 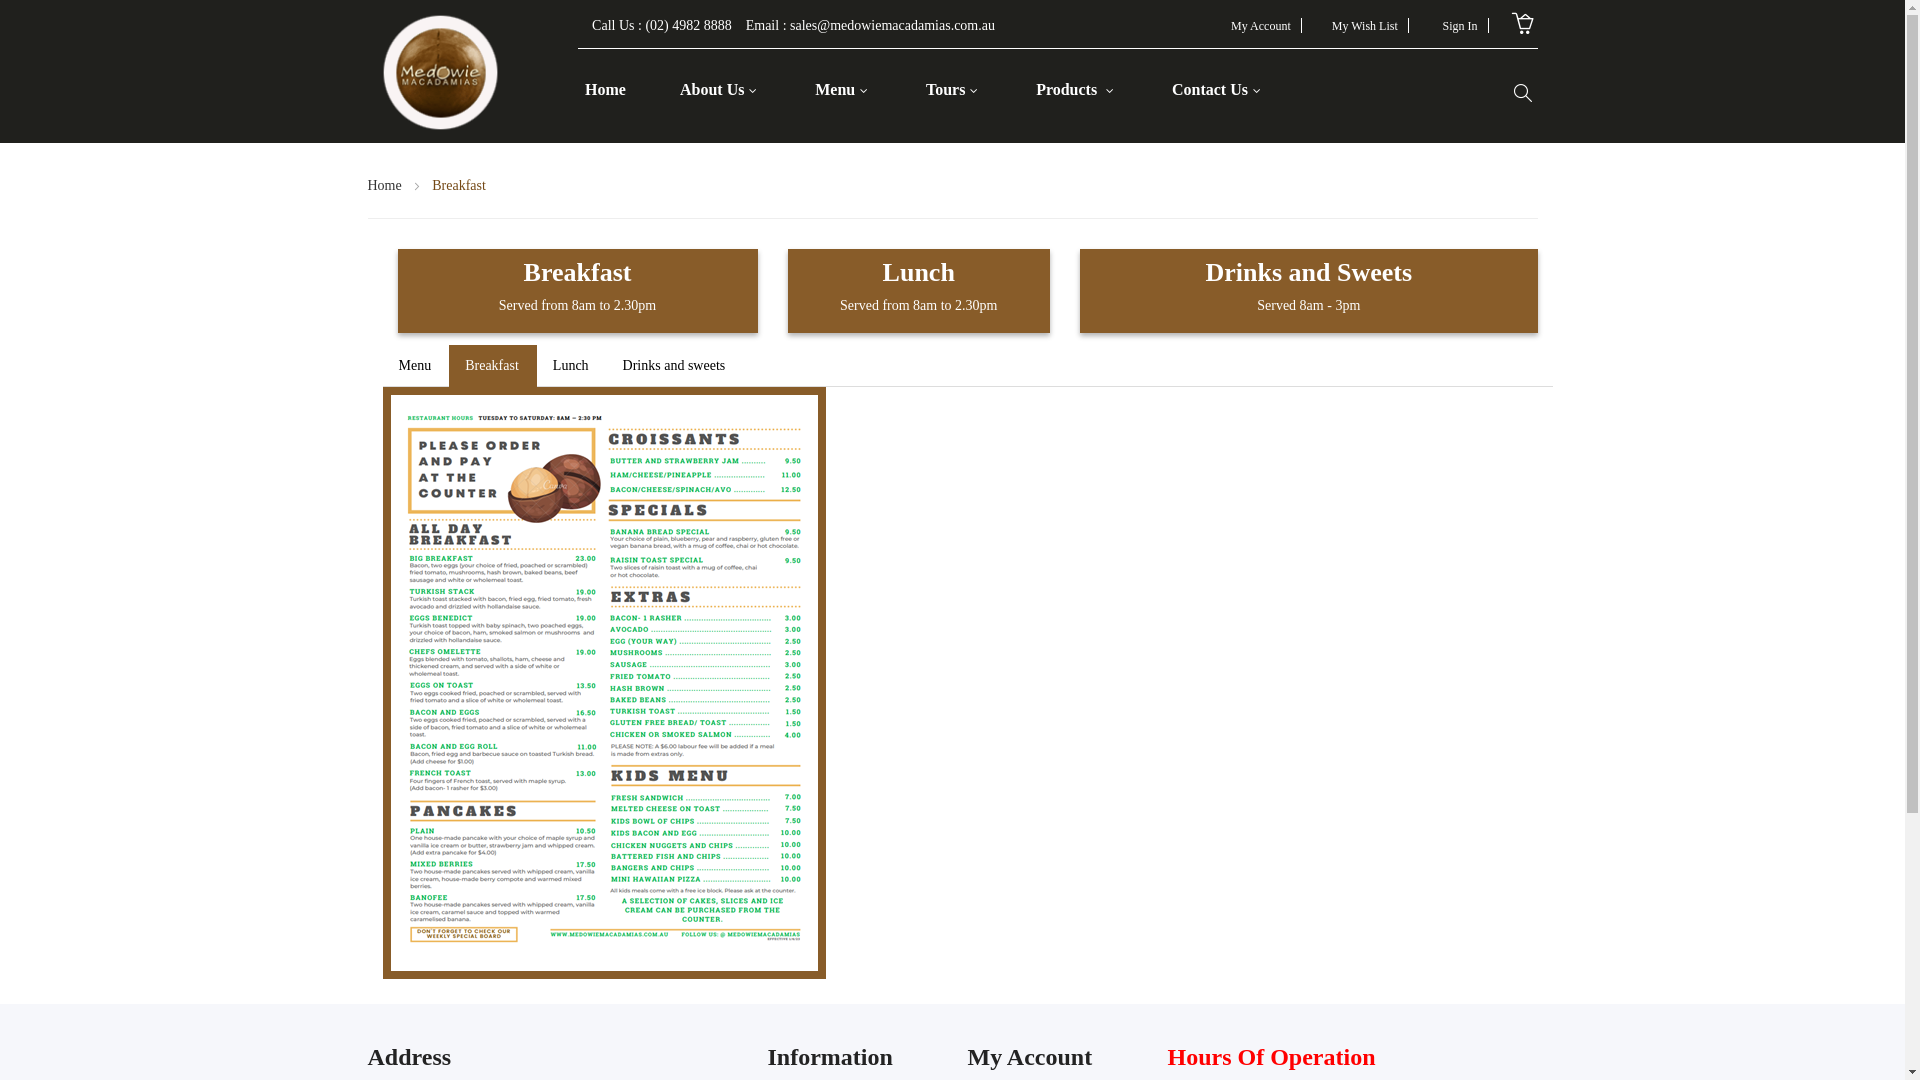 I want to click on 'Contact Us', so click(x=1215, y=88).